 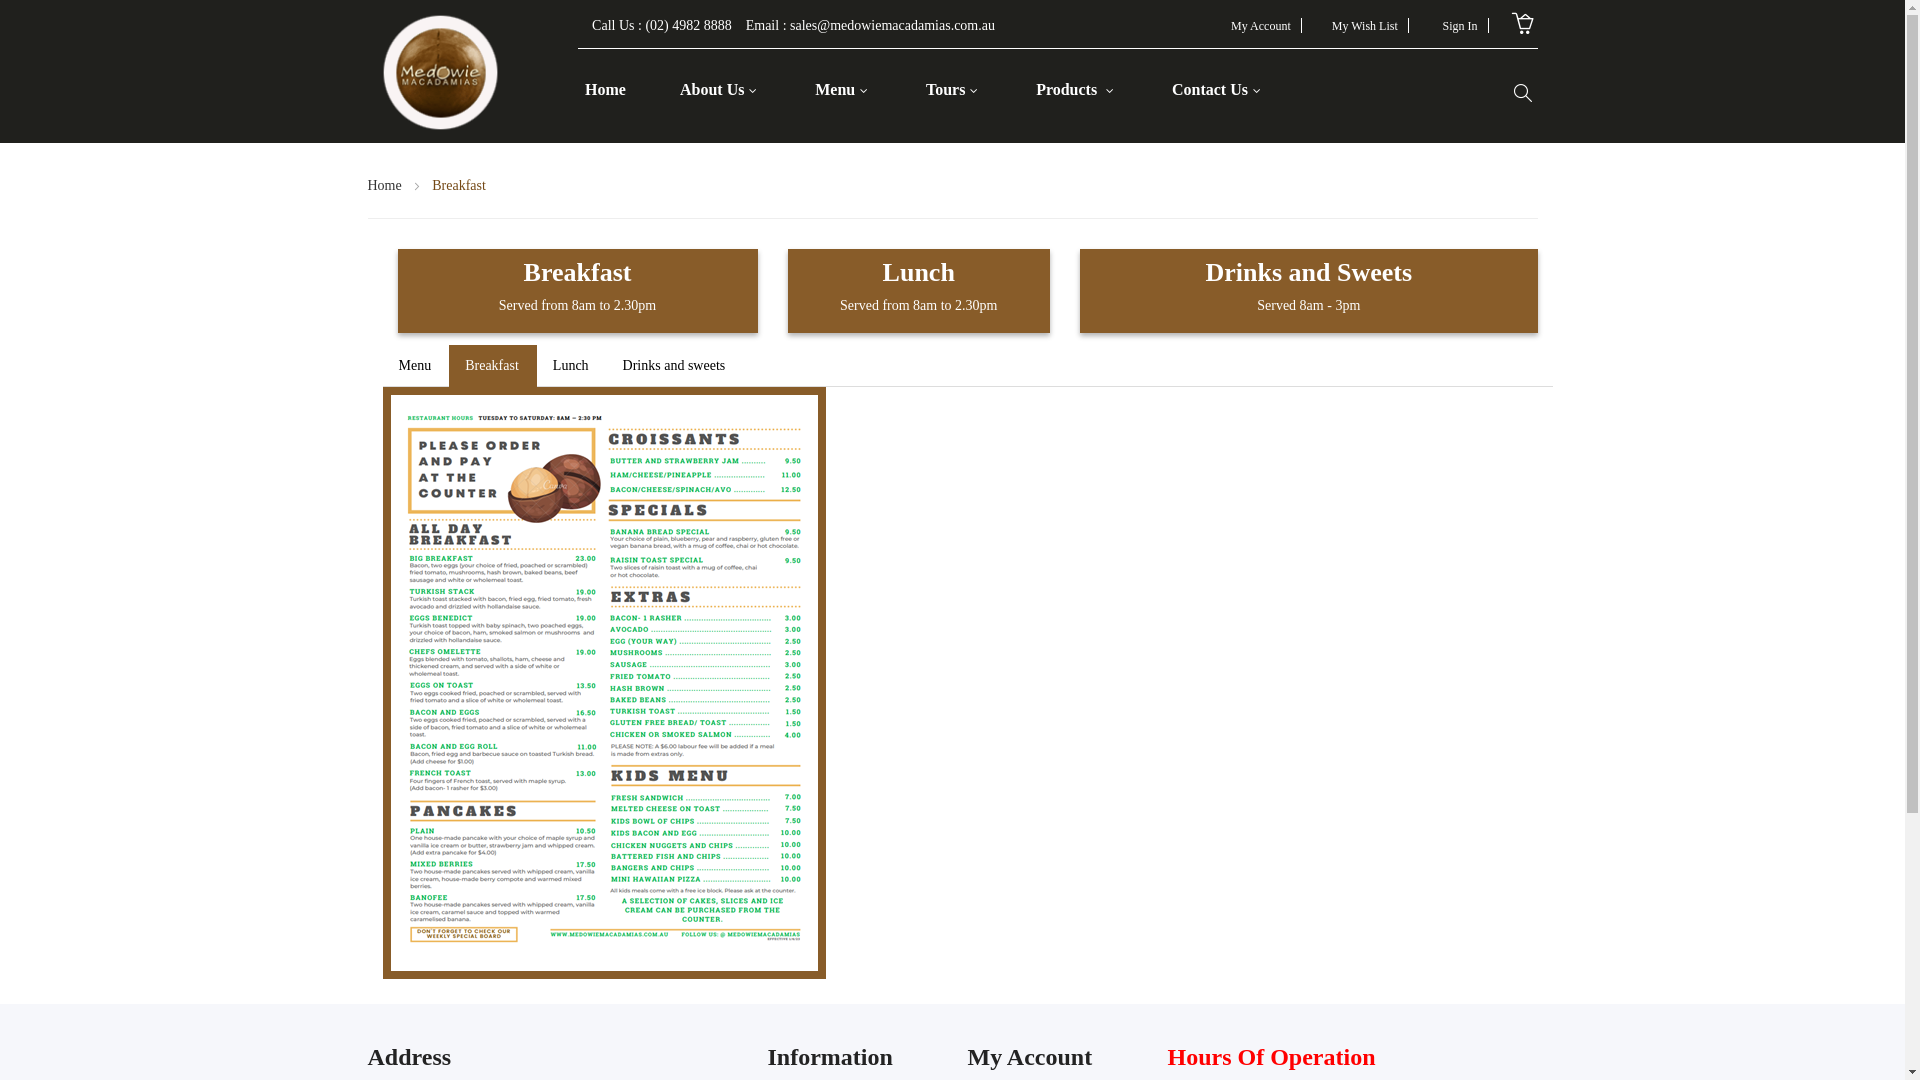 I want to click on 'Contact Us', so click(x=1215, y=88).